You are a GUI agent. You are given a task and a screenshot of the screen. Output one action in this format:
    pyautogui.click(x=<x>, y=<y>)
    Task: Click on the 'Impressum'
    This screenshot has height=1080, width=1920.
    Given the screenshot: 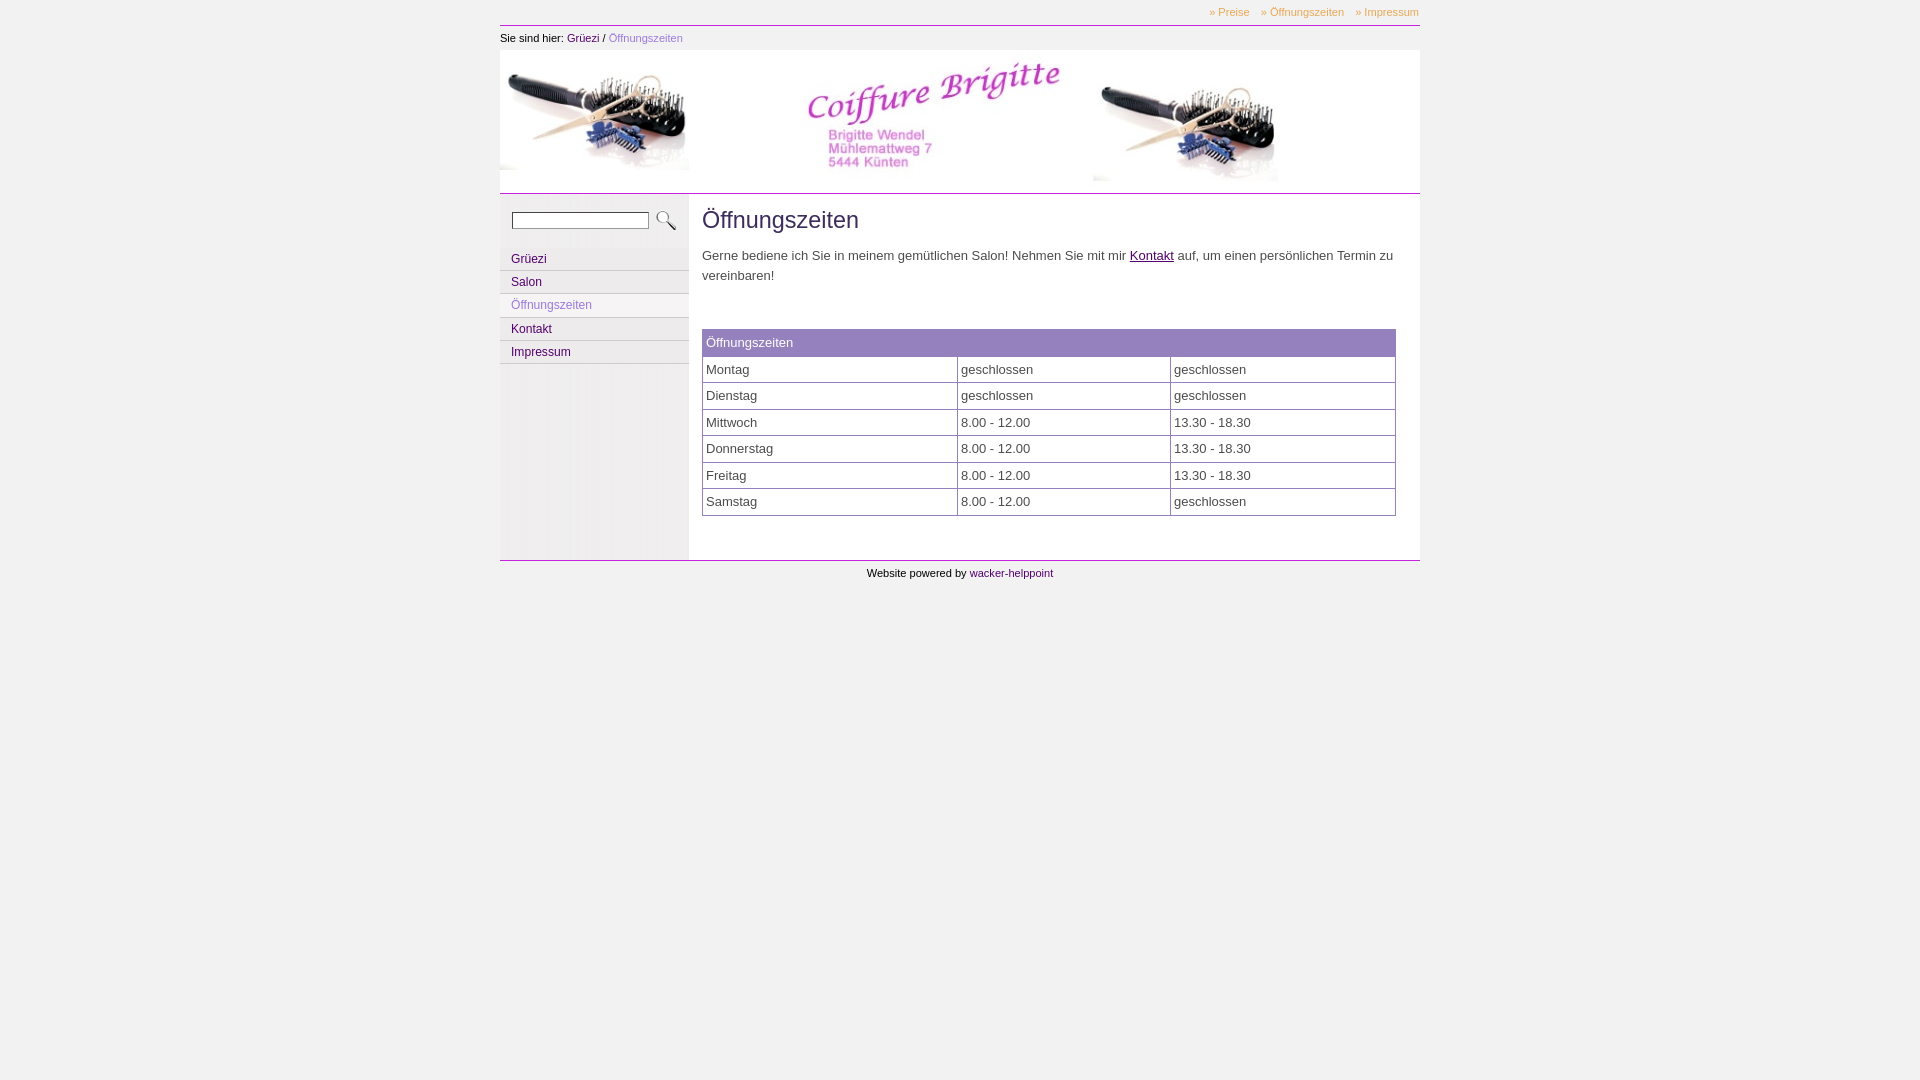 What is the action you would take?
    pyautogui.click(x=593, y=350)
    